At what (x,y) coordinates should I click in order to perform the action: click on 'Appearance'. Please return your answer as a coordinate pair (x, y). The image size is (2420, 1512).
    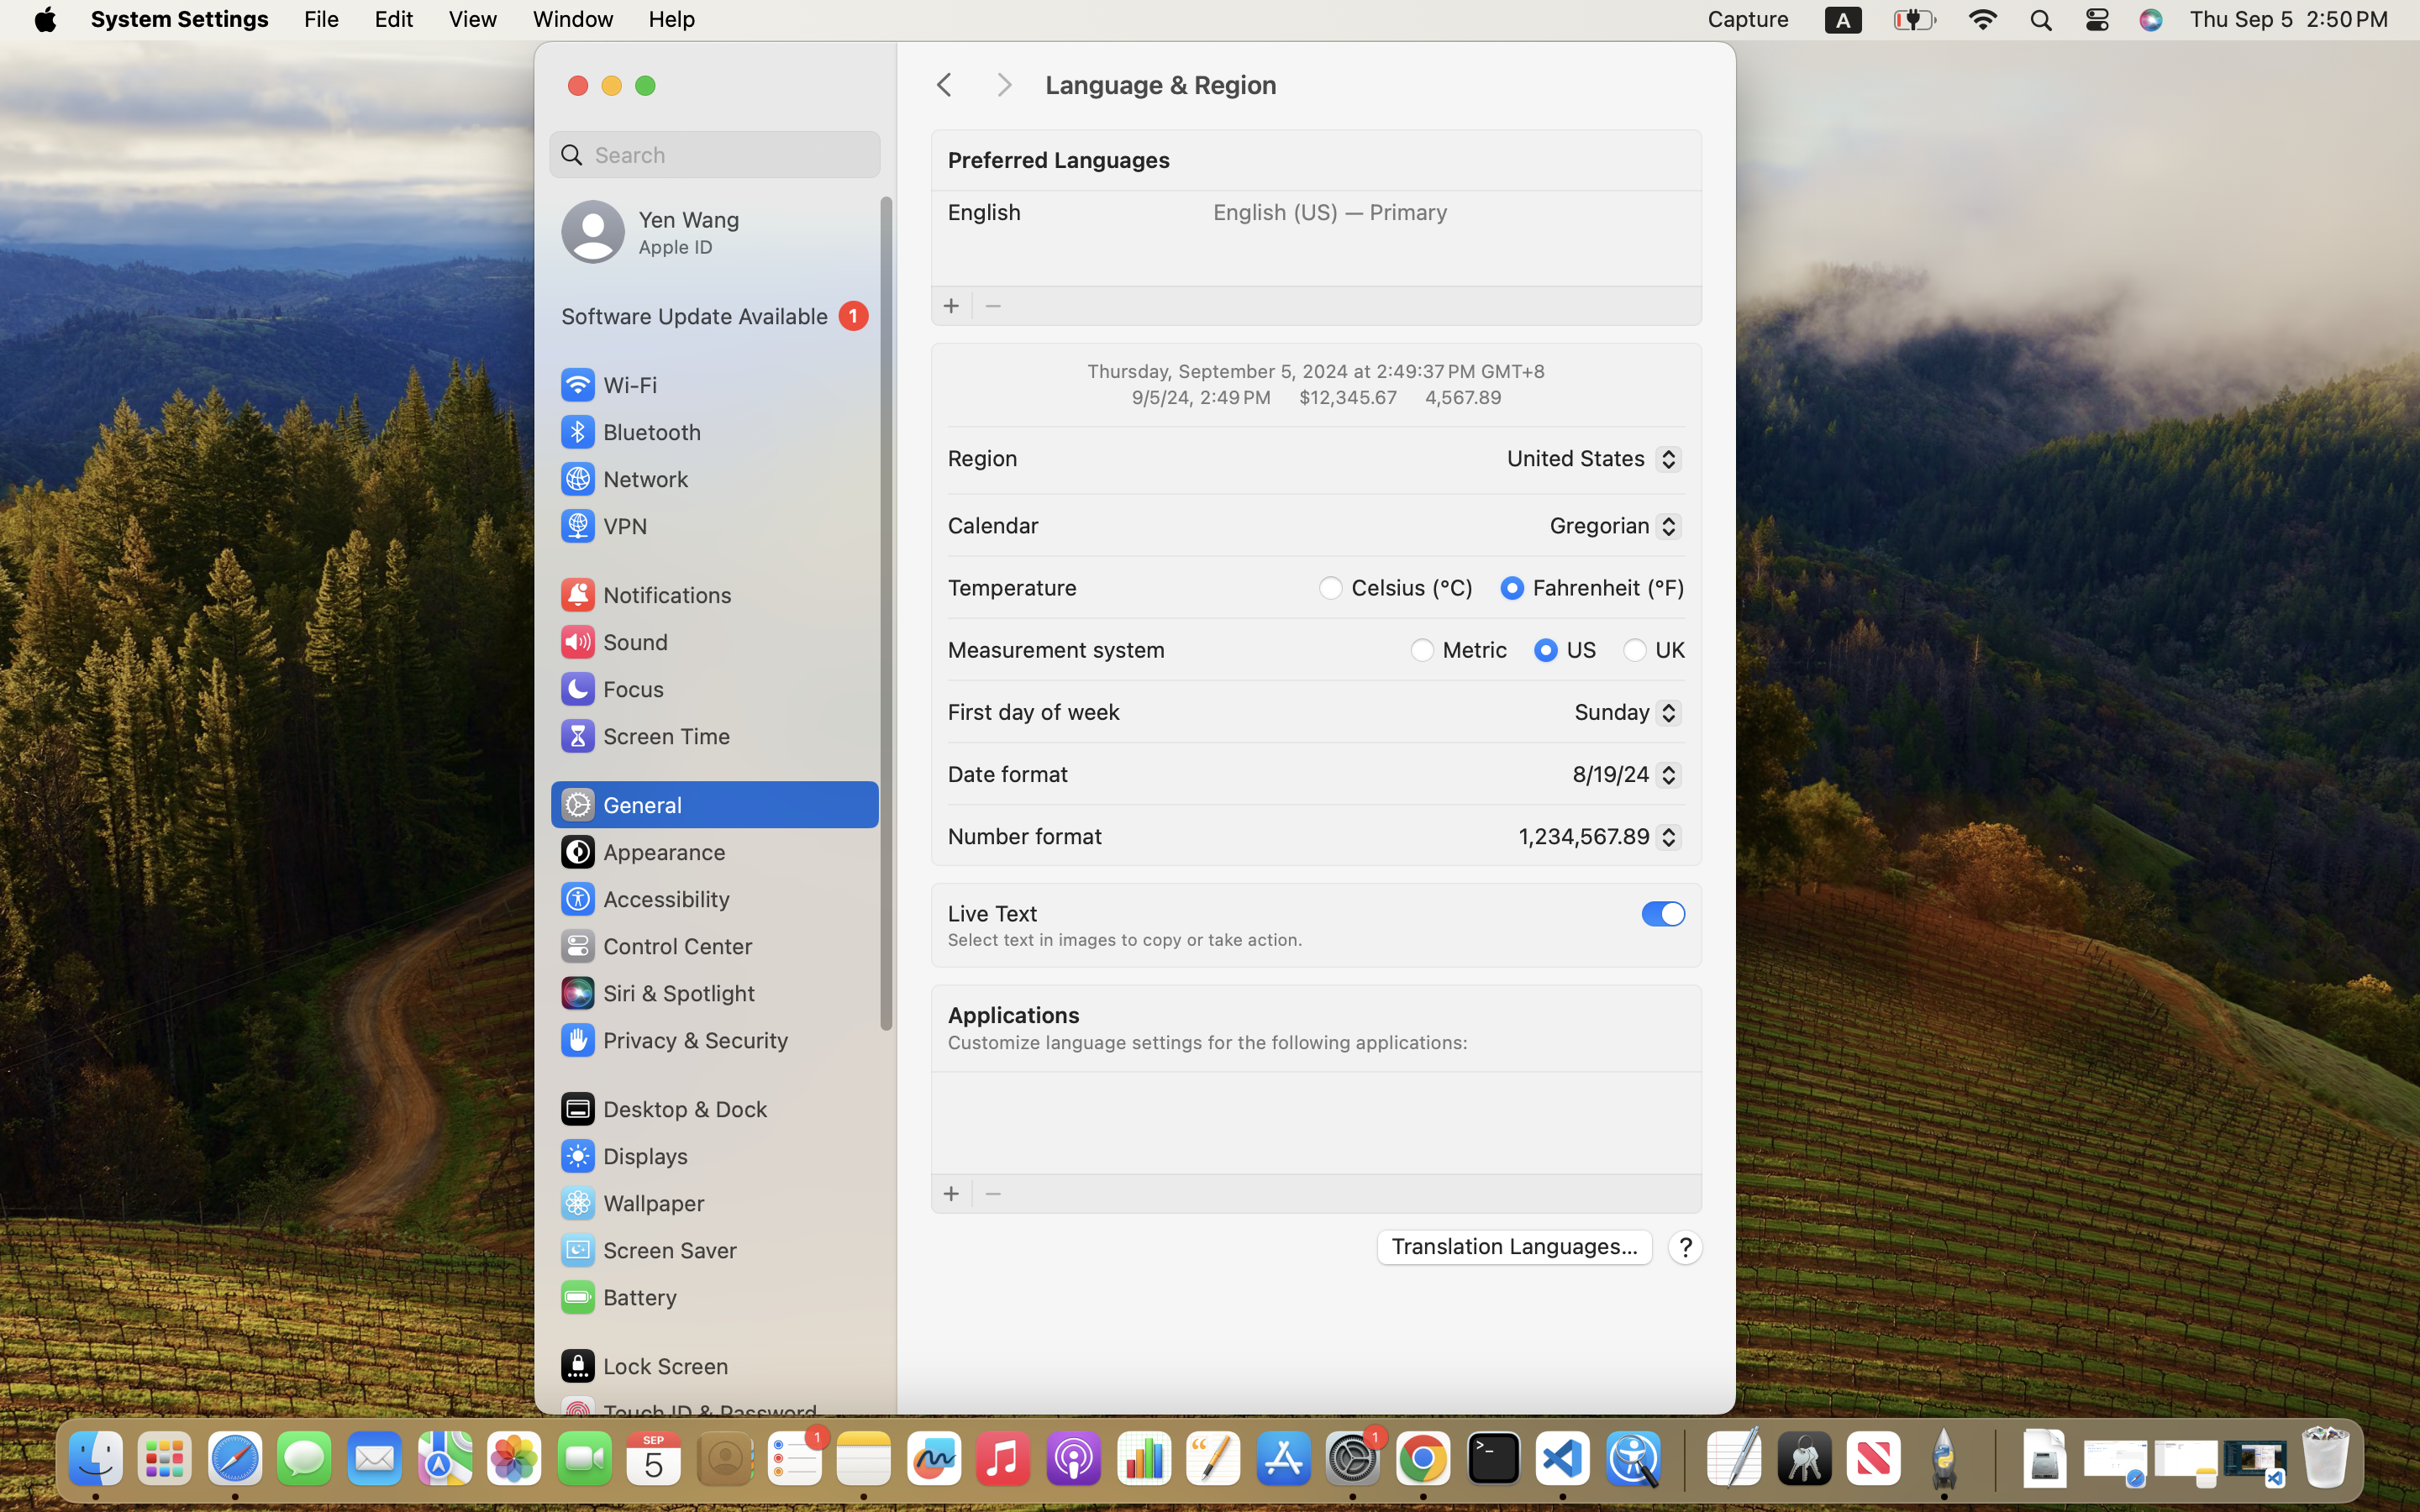
    Looking at the image, I should click on (641, 851).